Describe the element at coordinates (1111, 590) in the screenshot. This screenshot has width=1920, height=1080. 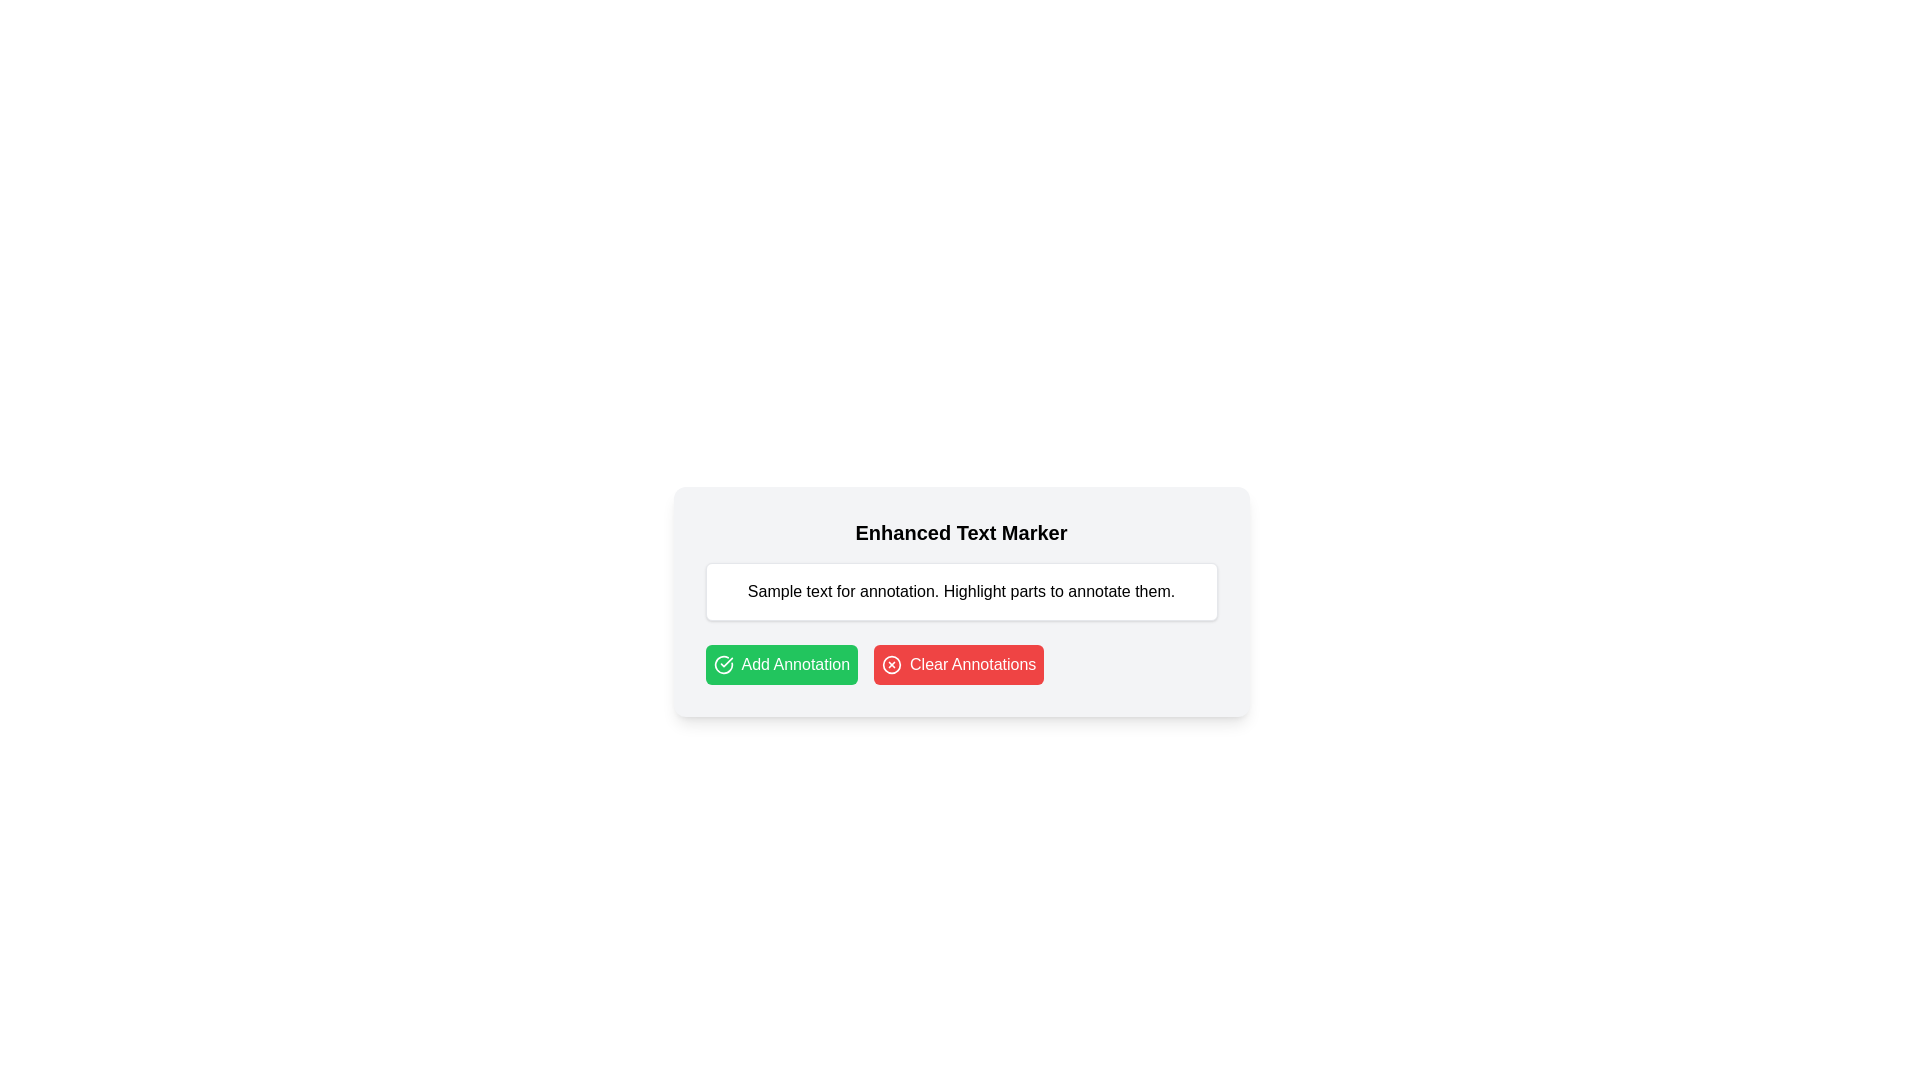
I see `letter 'a' in the word 'annotate' within the sentence 'Sample text for annotation. Highlight parts to annotate them.' for text extraction` at that location.